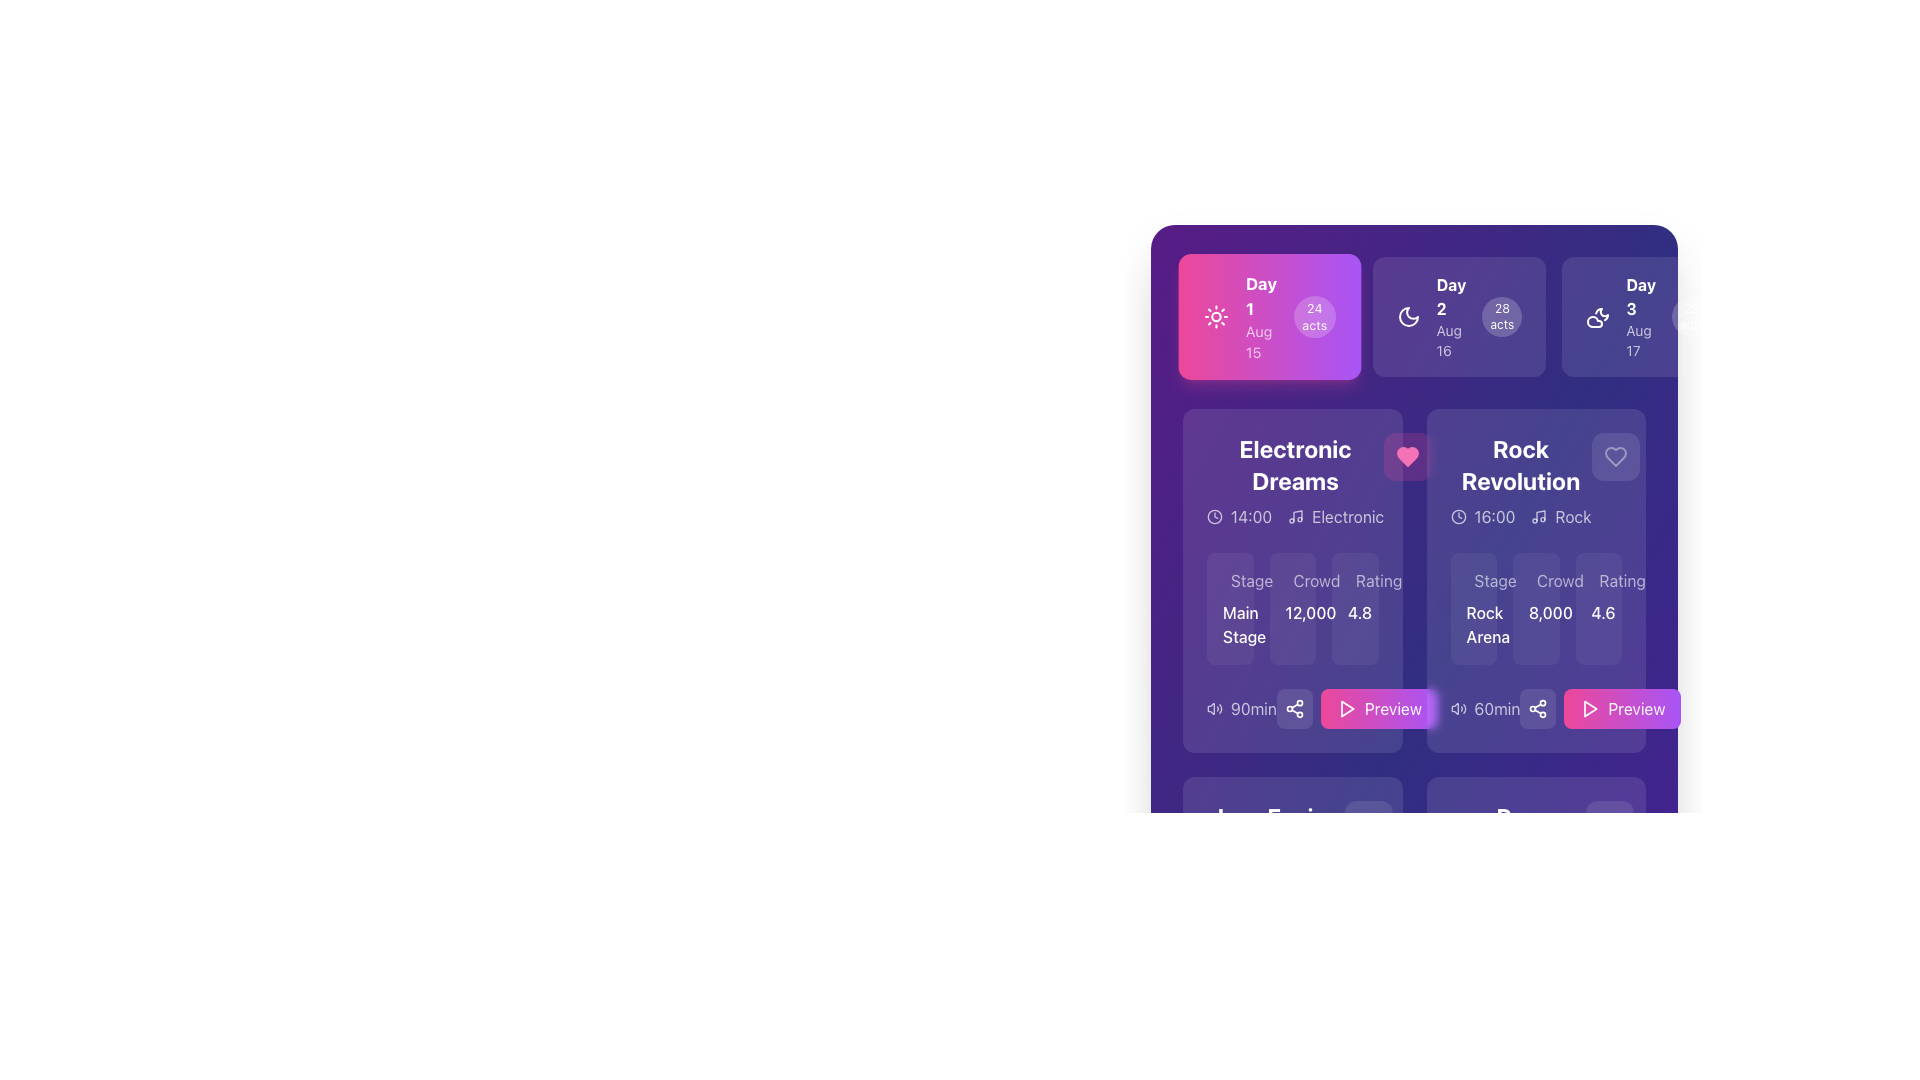 The image size is (1920, 1080). What do you see at coordinates (1600, 708) in the screenshot?
I see `the 'Preview' button with a pink to purple gradient background, located at the bottom right of the Rock Revolution event section` at bounding box center [1600, 708].